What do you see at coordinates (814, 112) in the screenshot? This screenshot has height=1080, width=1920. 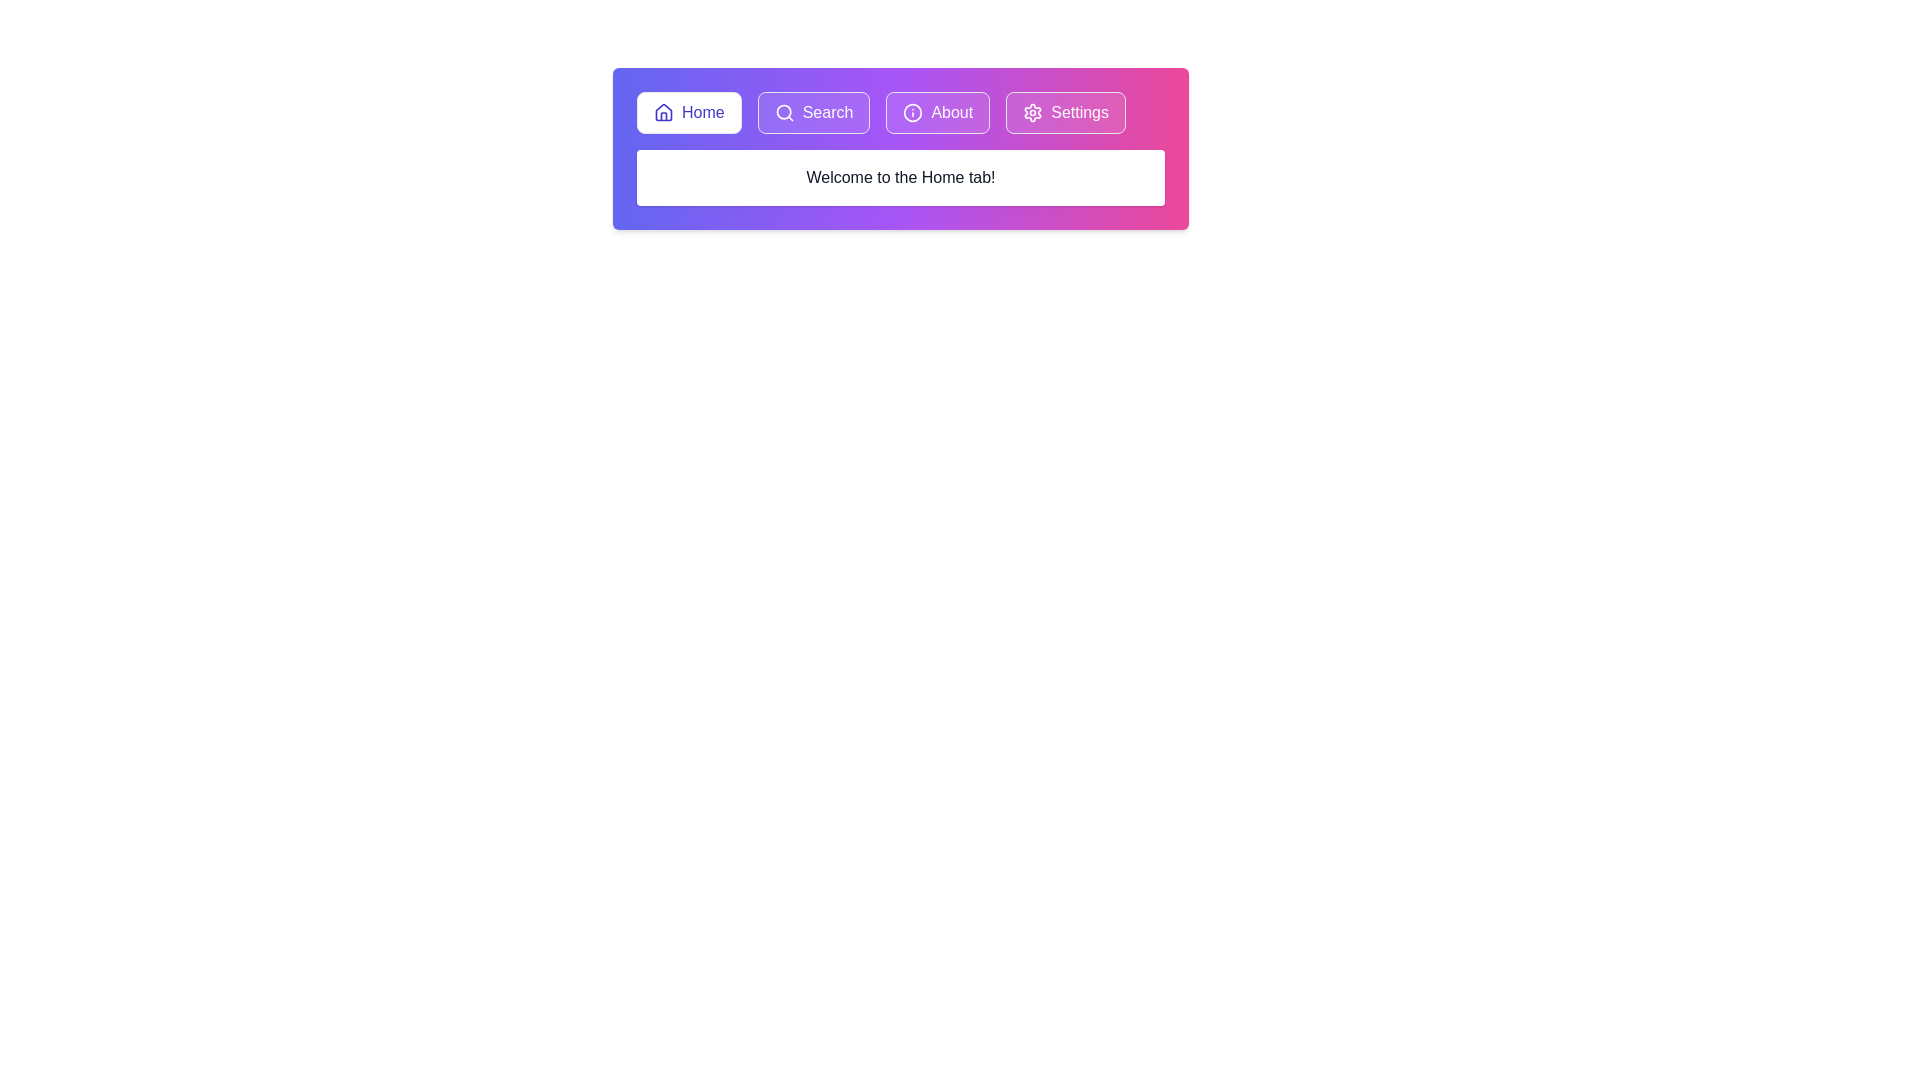 I see `the tab labeled Search to activate it` at bounding box center [814, 112].